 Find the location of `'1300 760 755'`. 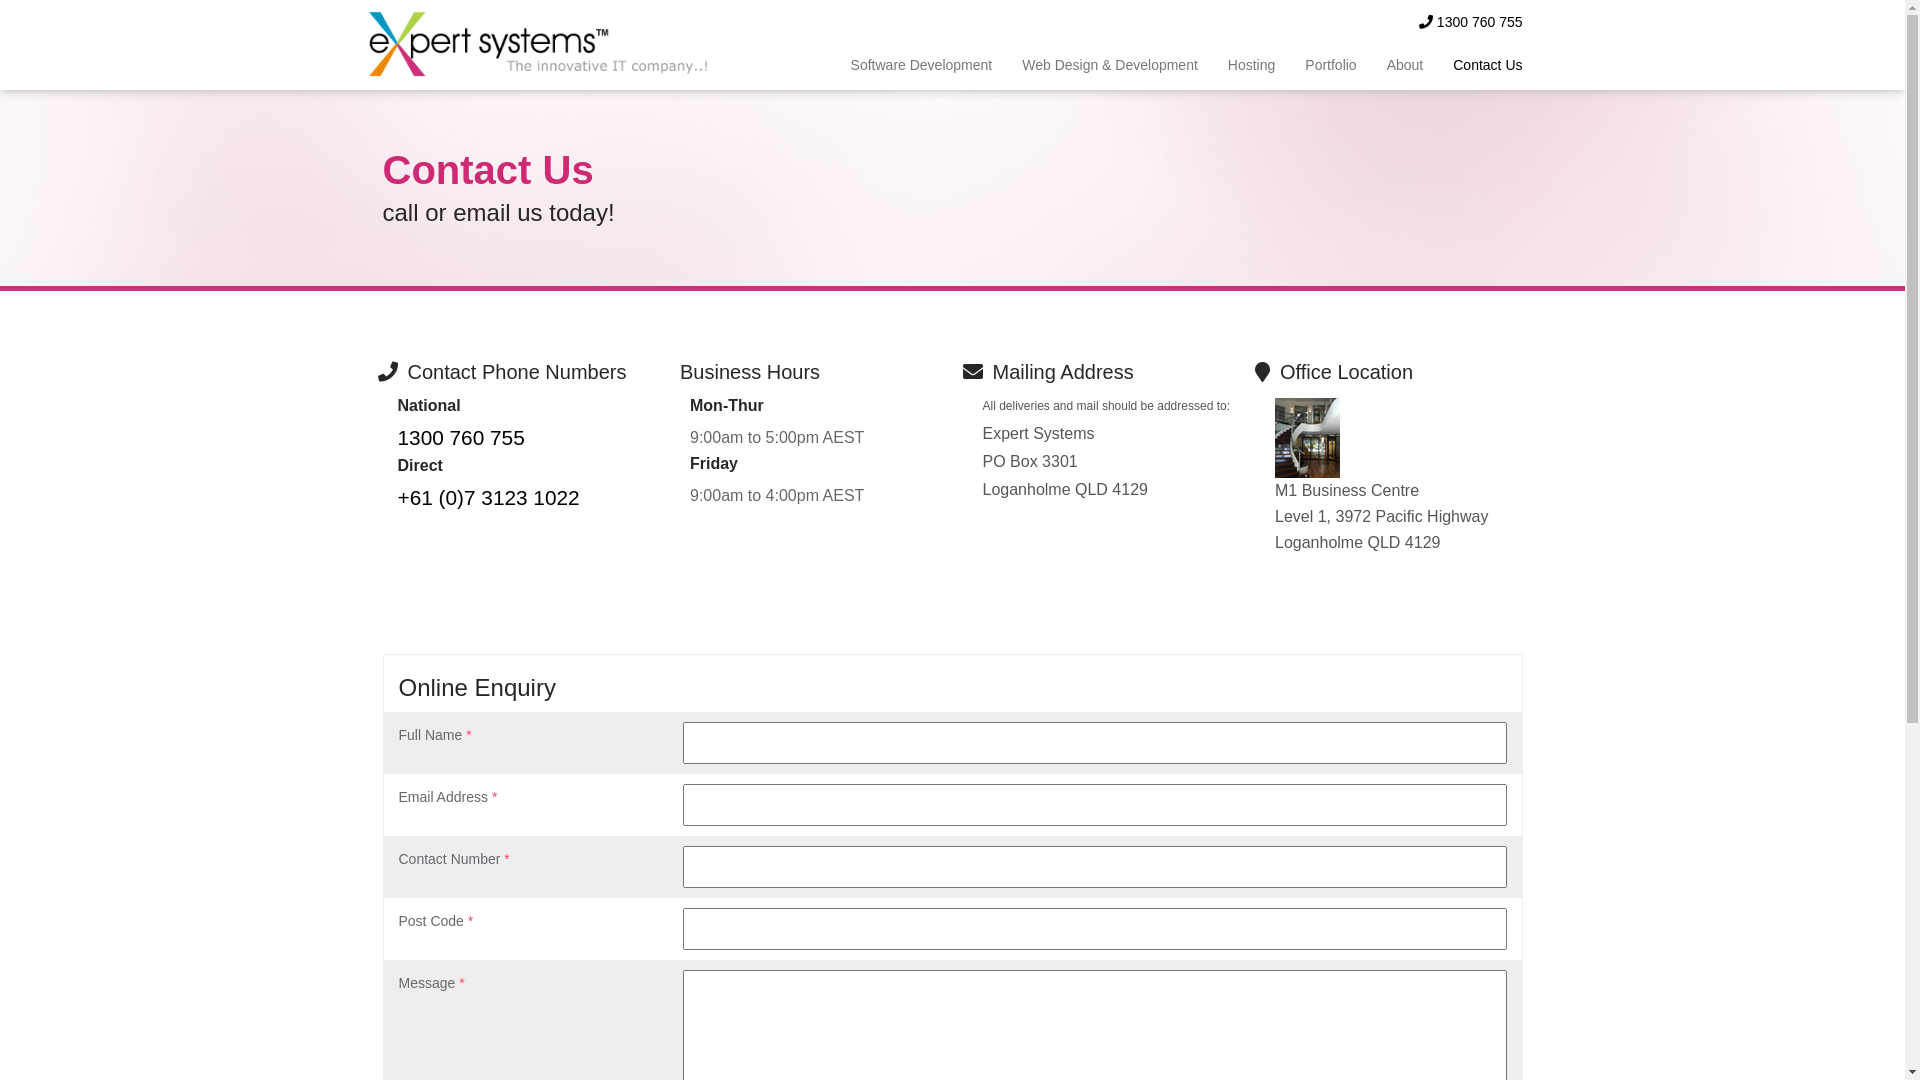

'1300 760 755' is located at coordinates (1470, 22).